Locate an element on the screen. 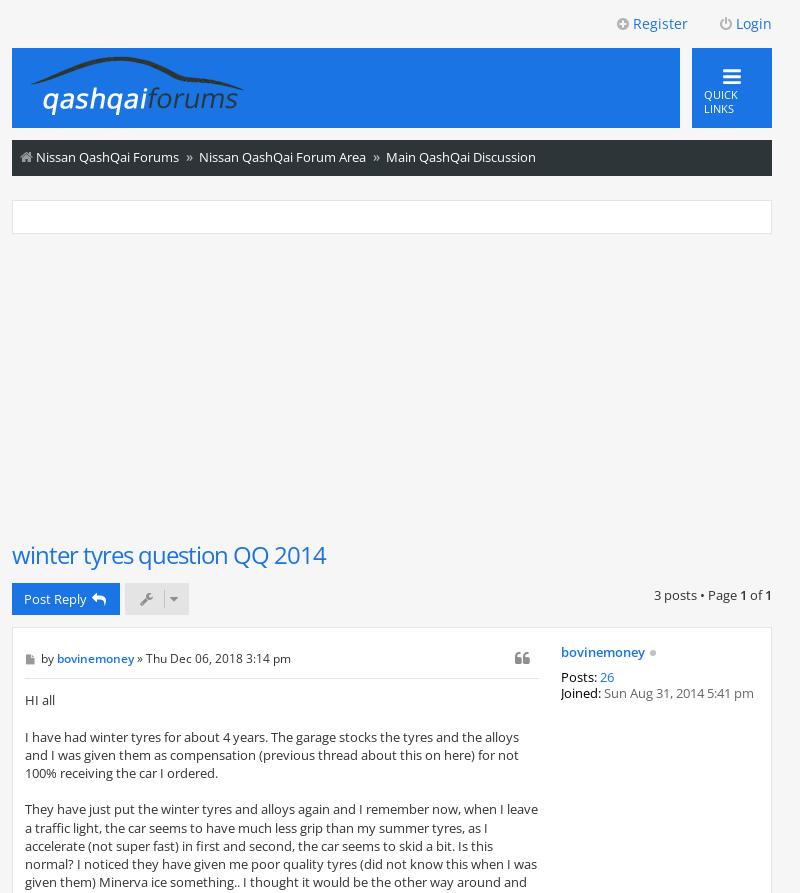 Image resolution: width=800 pixels, height=893 pixels. '26' is located at coordinates (607, 676).